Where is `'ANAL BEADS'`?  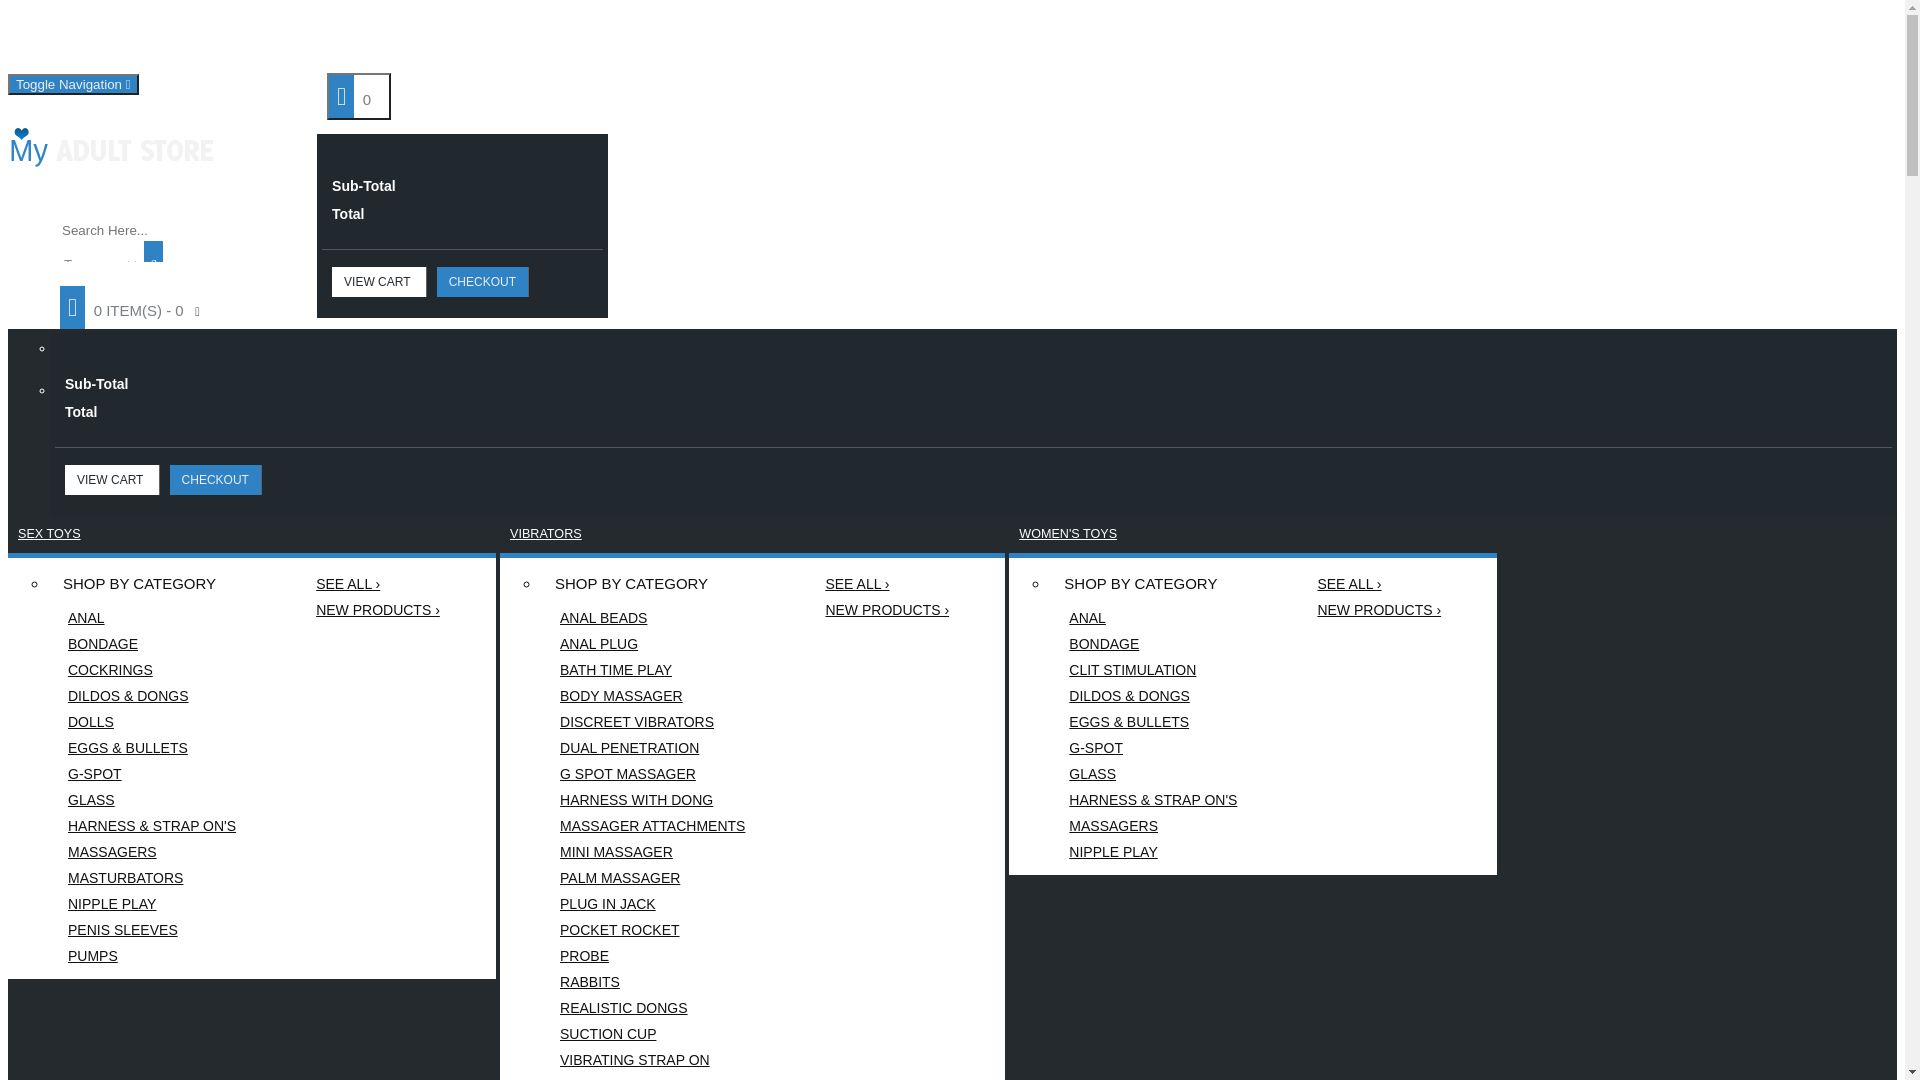 'ANAL BEADS' is located at coordinates (652, 616).